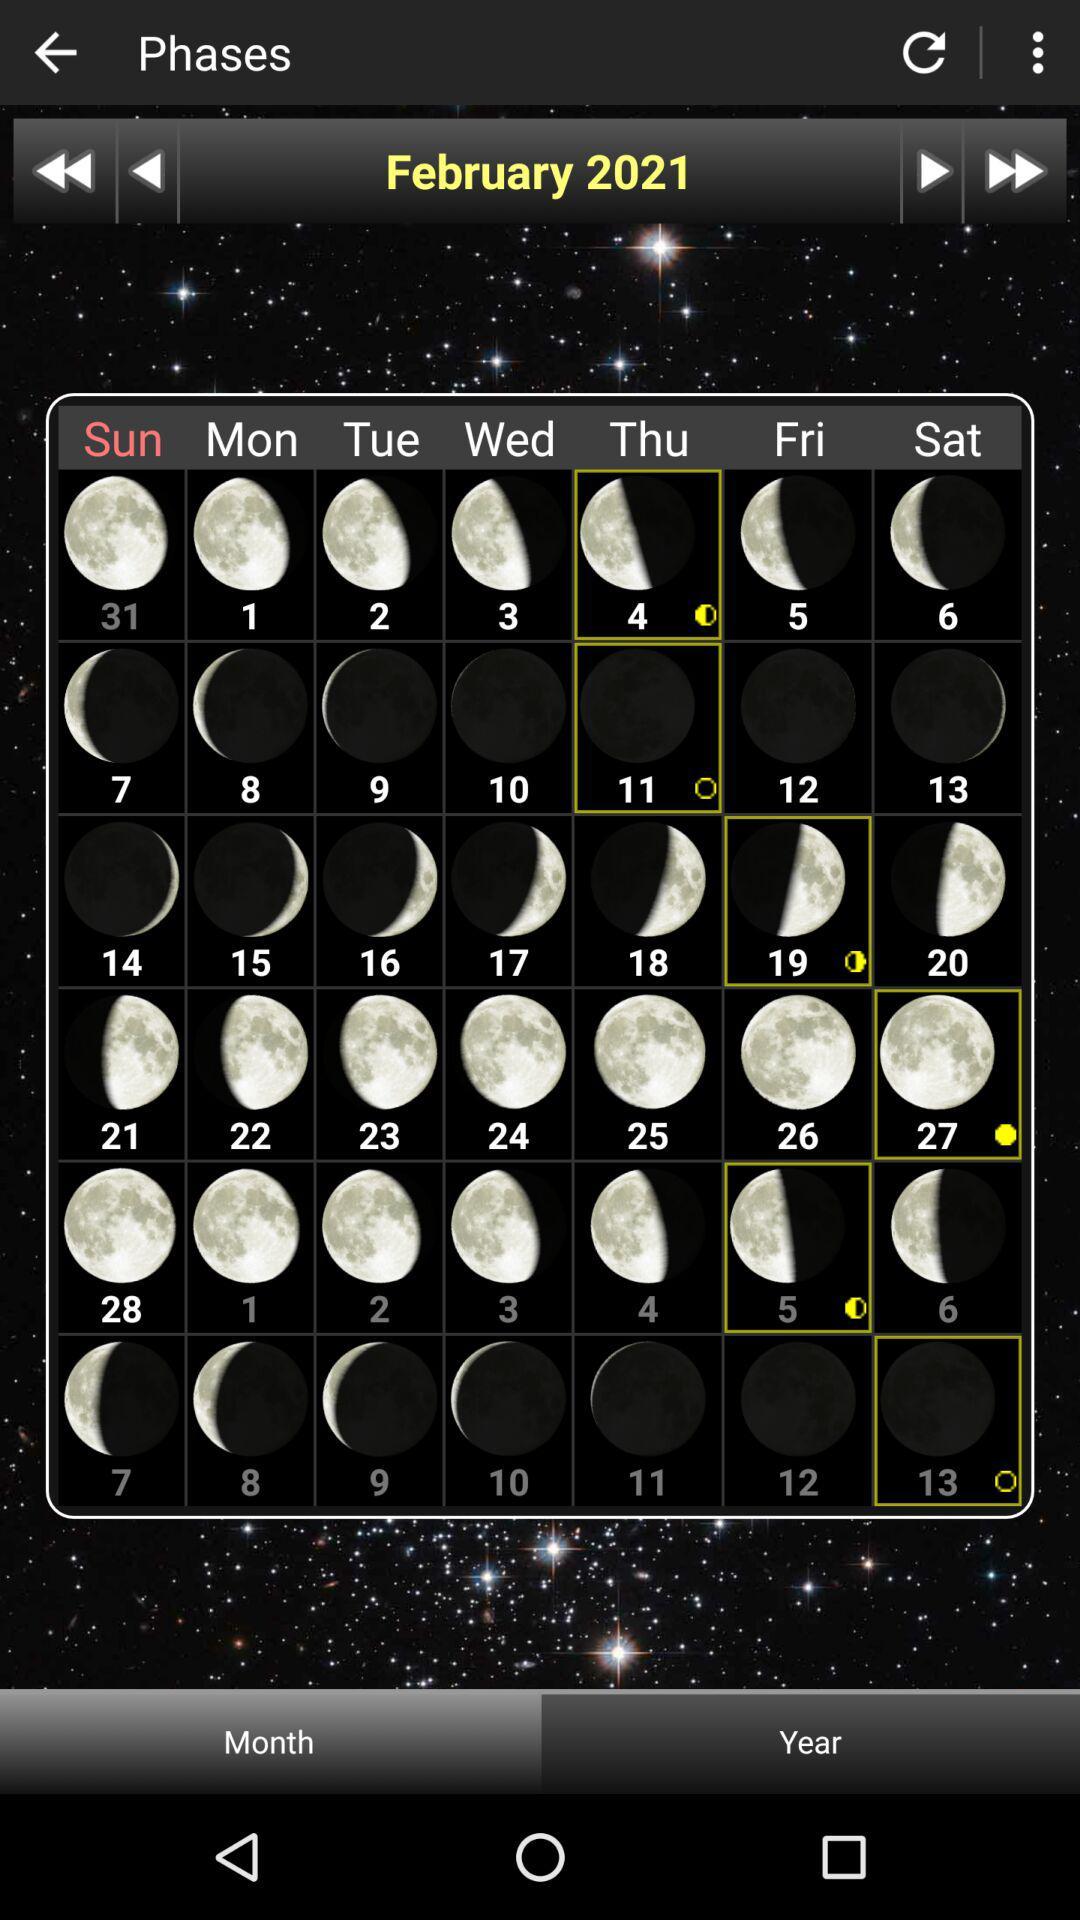  I want to click on next, so click(932, 171).